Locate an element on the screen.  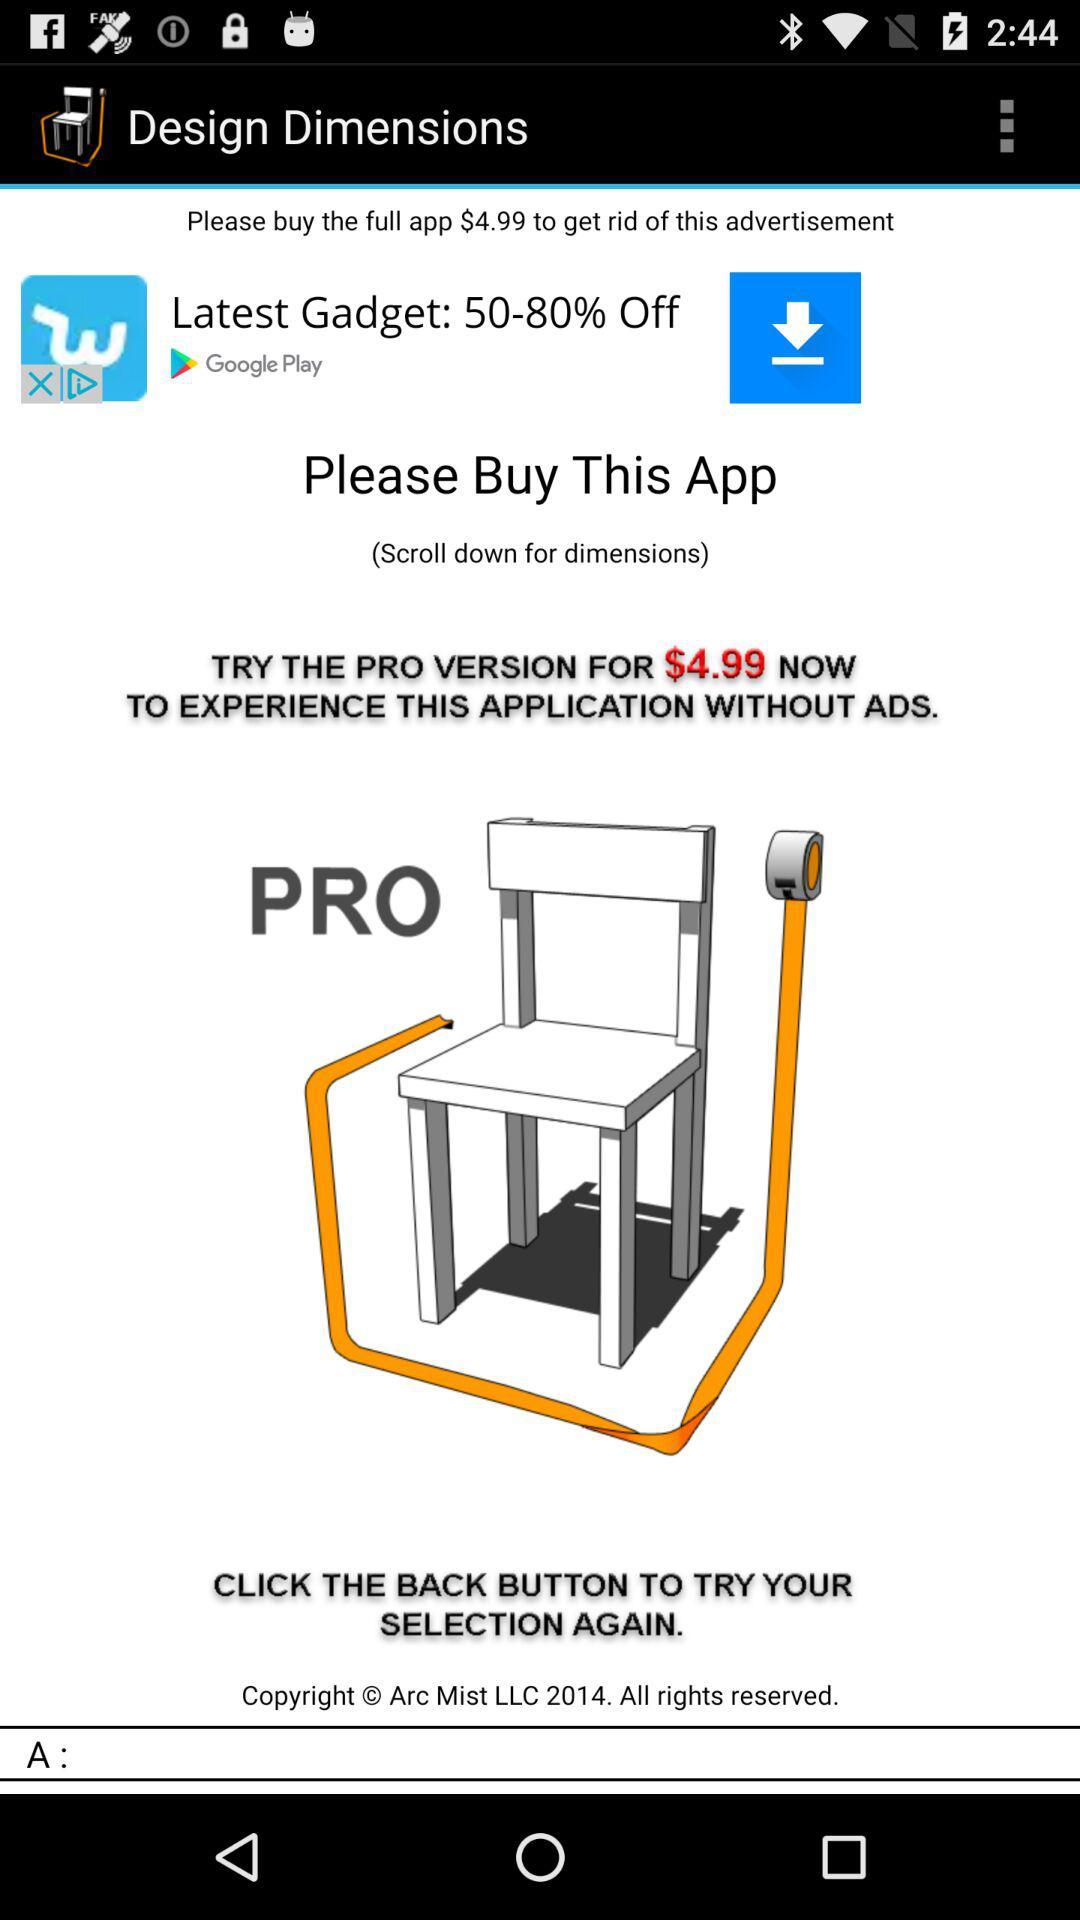
the icon at the top right corner is located at coordinates (1006, 124).